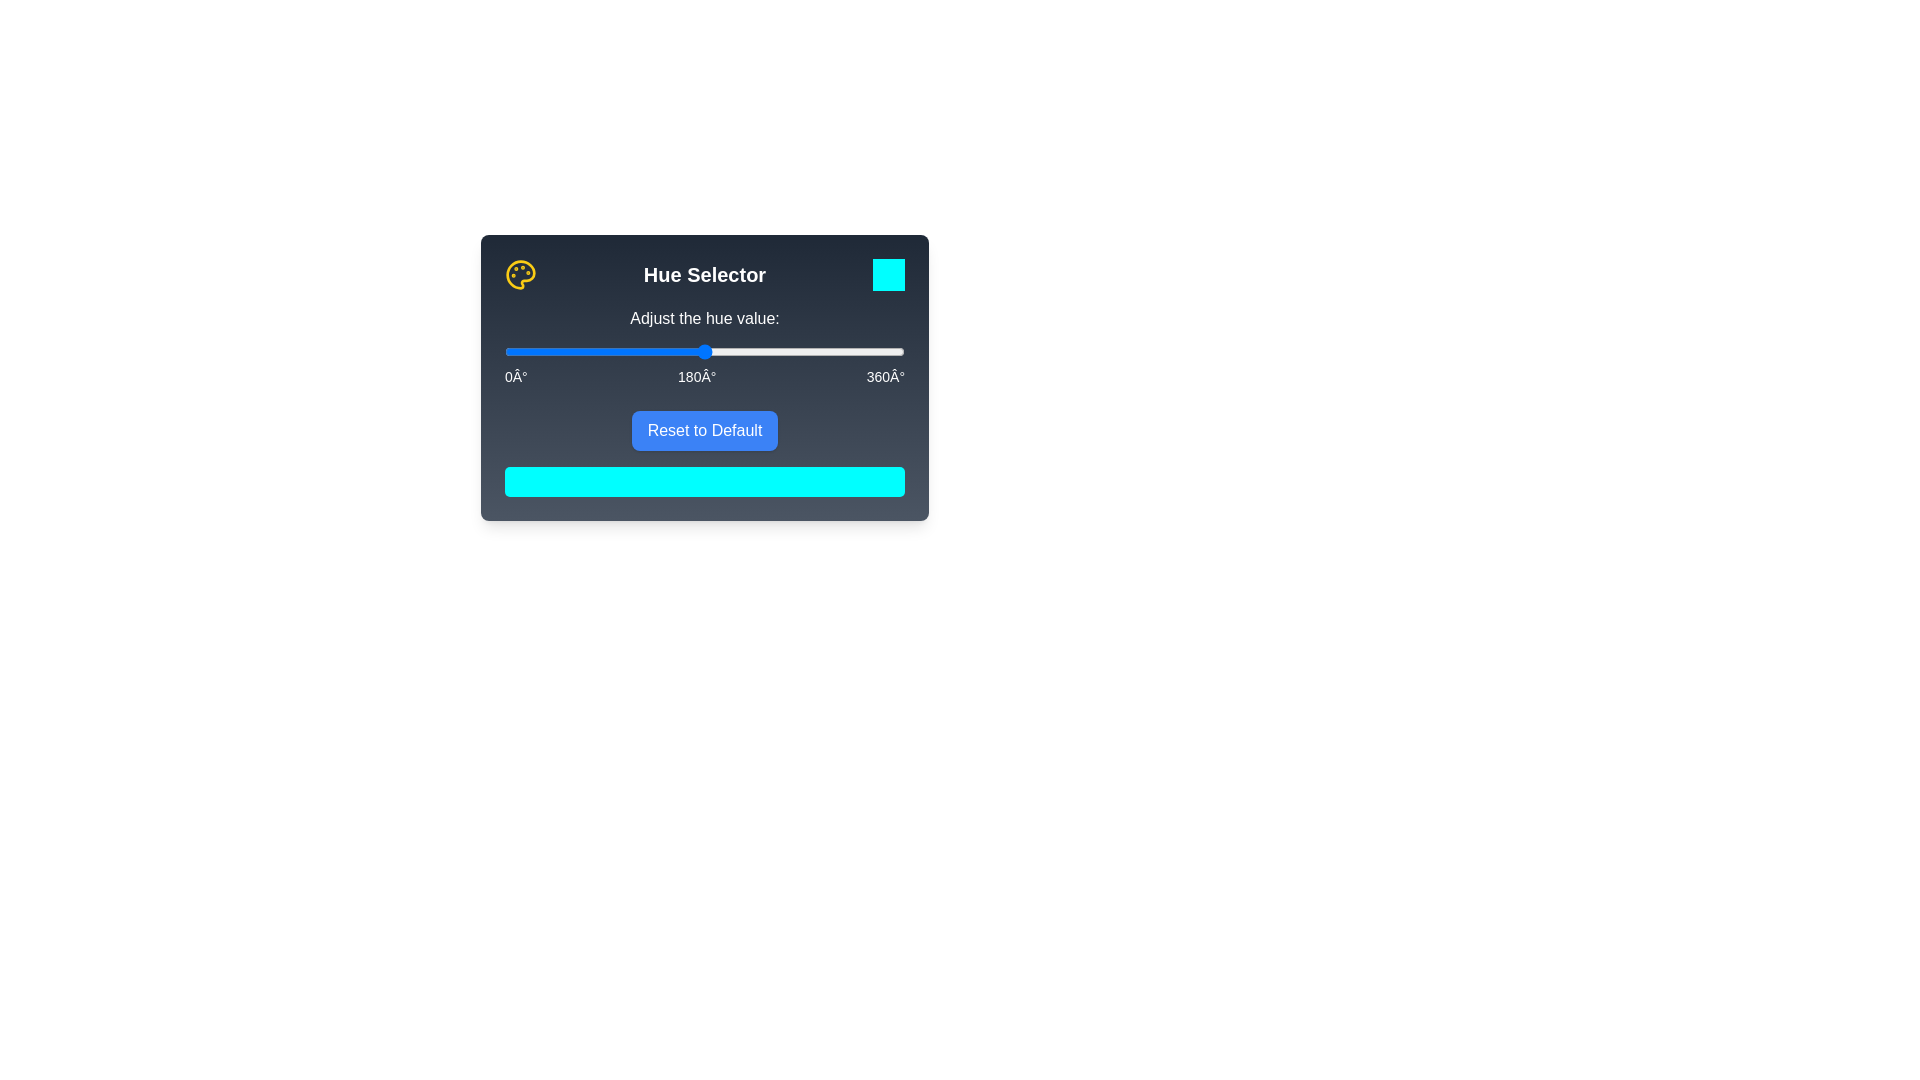 The width and height of the screenshot is (1920, 1080). I want to click on the hue slider to 137°, so click(657, 350).